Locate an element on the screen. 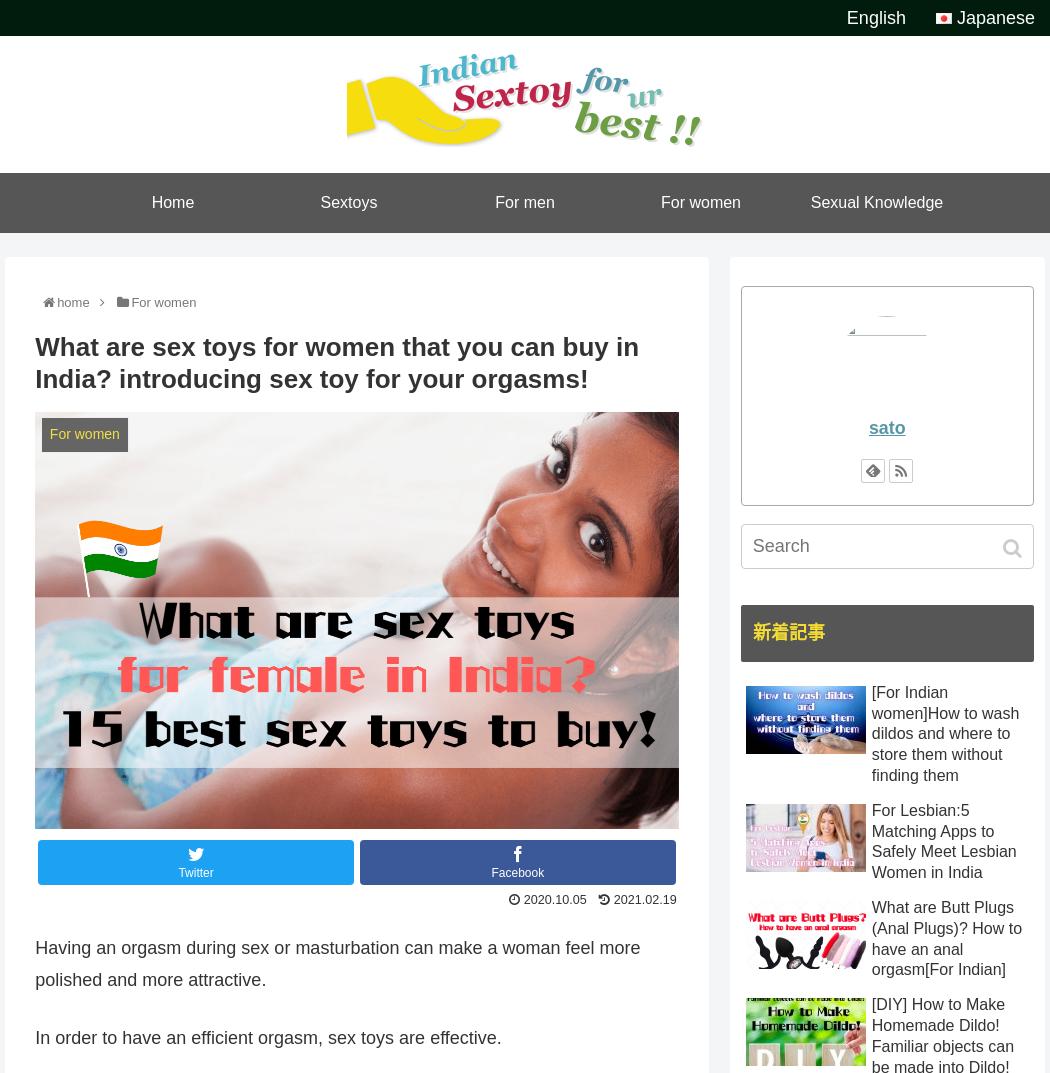 The width and height of the screenshot is (1050, 1073). 'This is a site for Indian men and women who are interested in sex toys and knowledge about sex in India.' is located at coordinates (523, 18).